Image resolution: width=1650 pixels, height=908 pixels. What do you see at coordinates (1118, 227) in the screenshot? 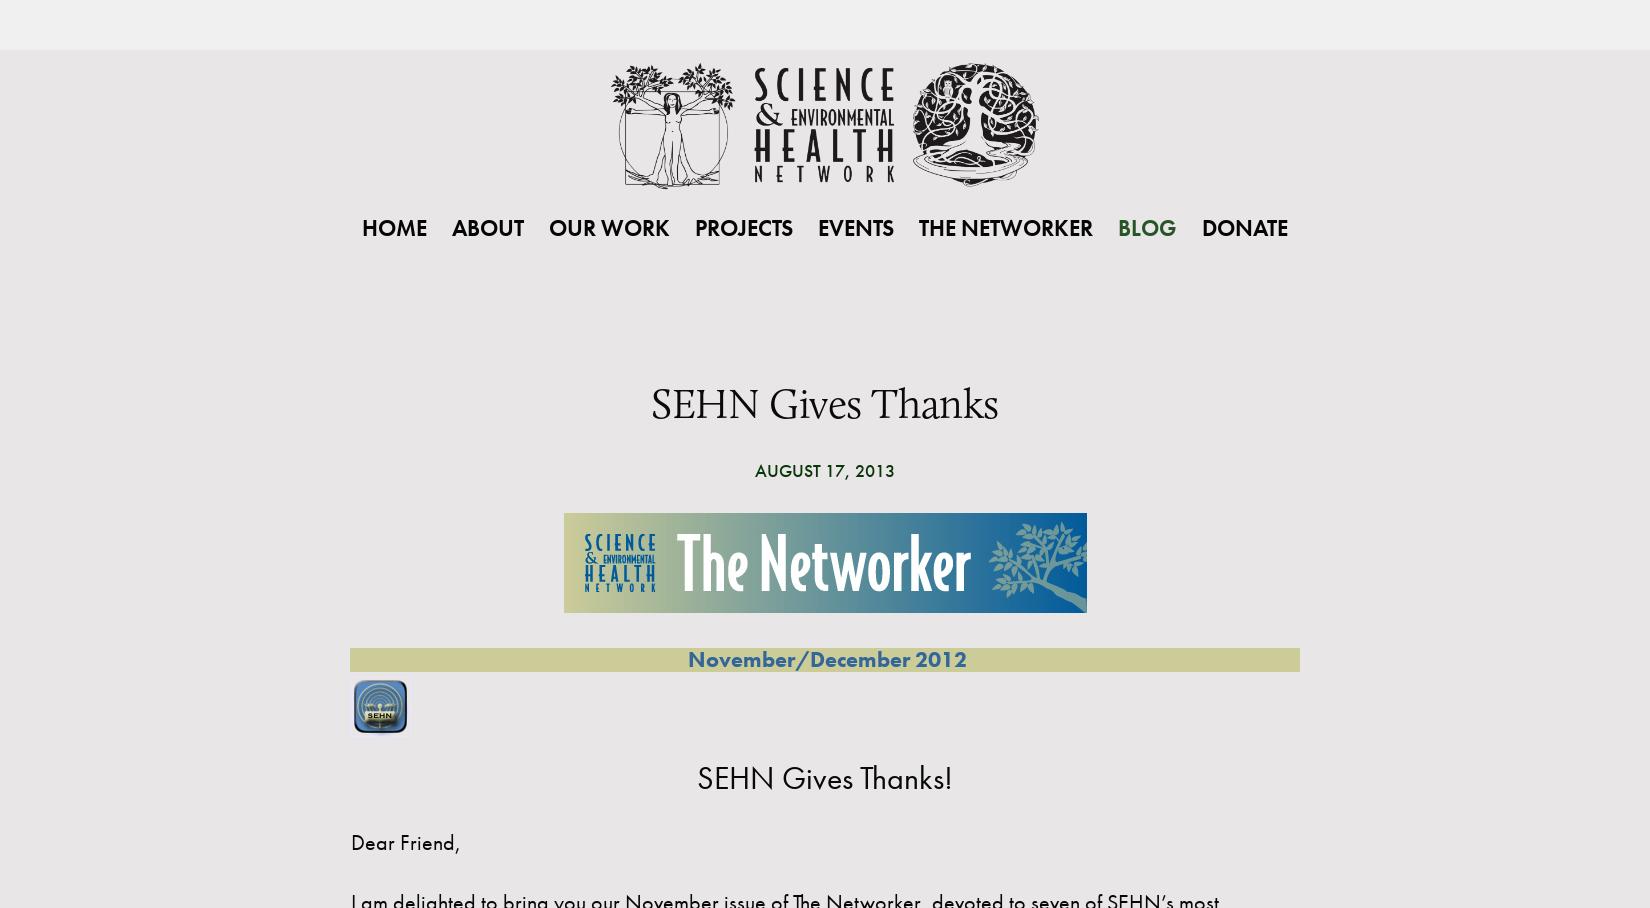
I see `'Blog'` at bounding box center [1118, 227].